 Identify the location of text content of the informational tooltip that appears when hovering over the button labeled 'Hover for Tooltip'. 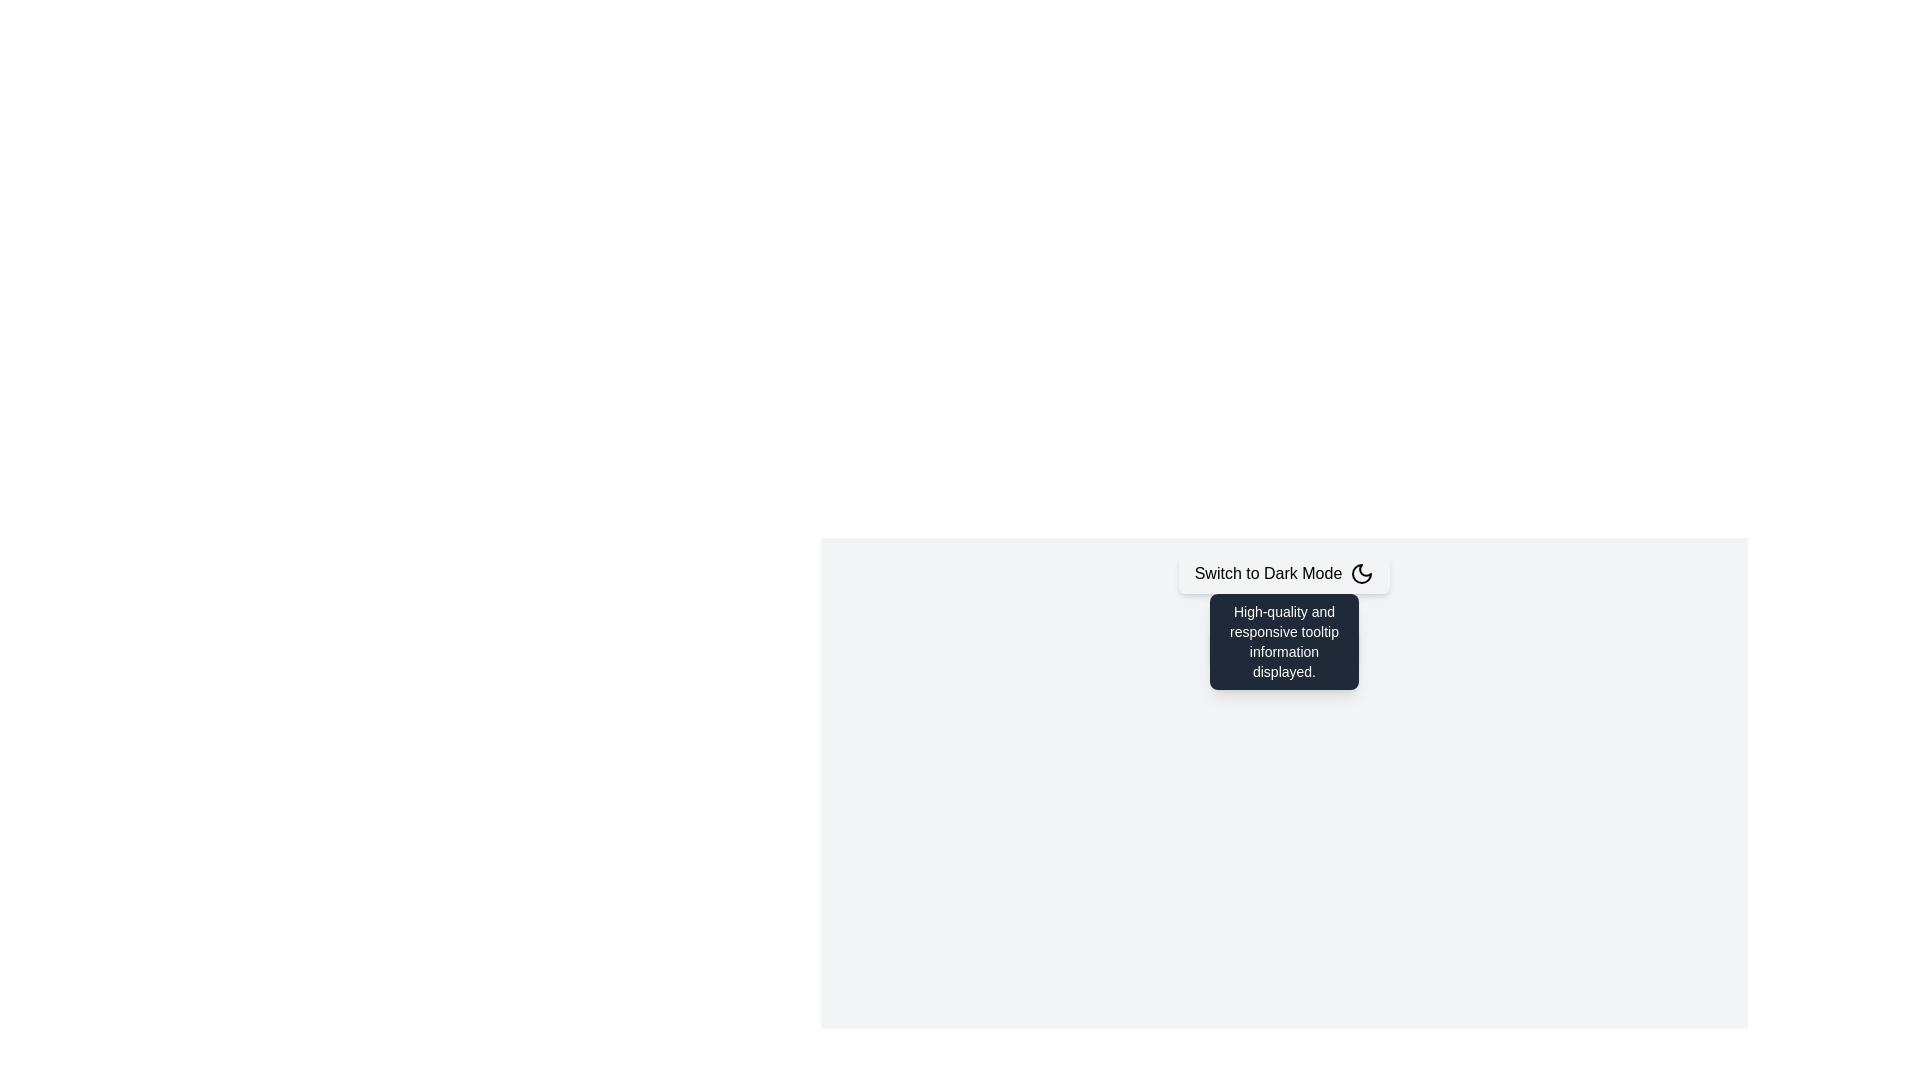
(1284, 641).